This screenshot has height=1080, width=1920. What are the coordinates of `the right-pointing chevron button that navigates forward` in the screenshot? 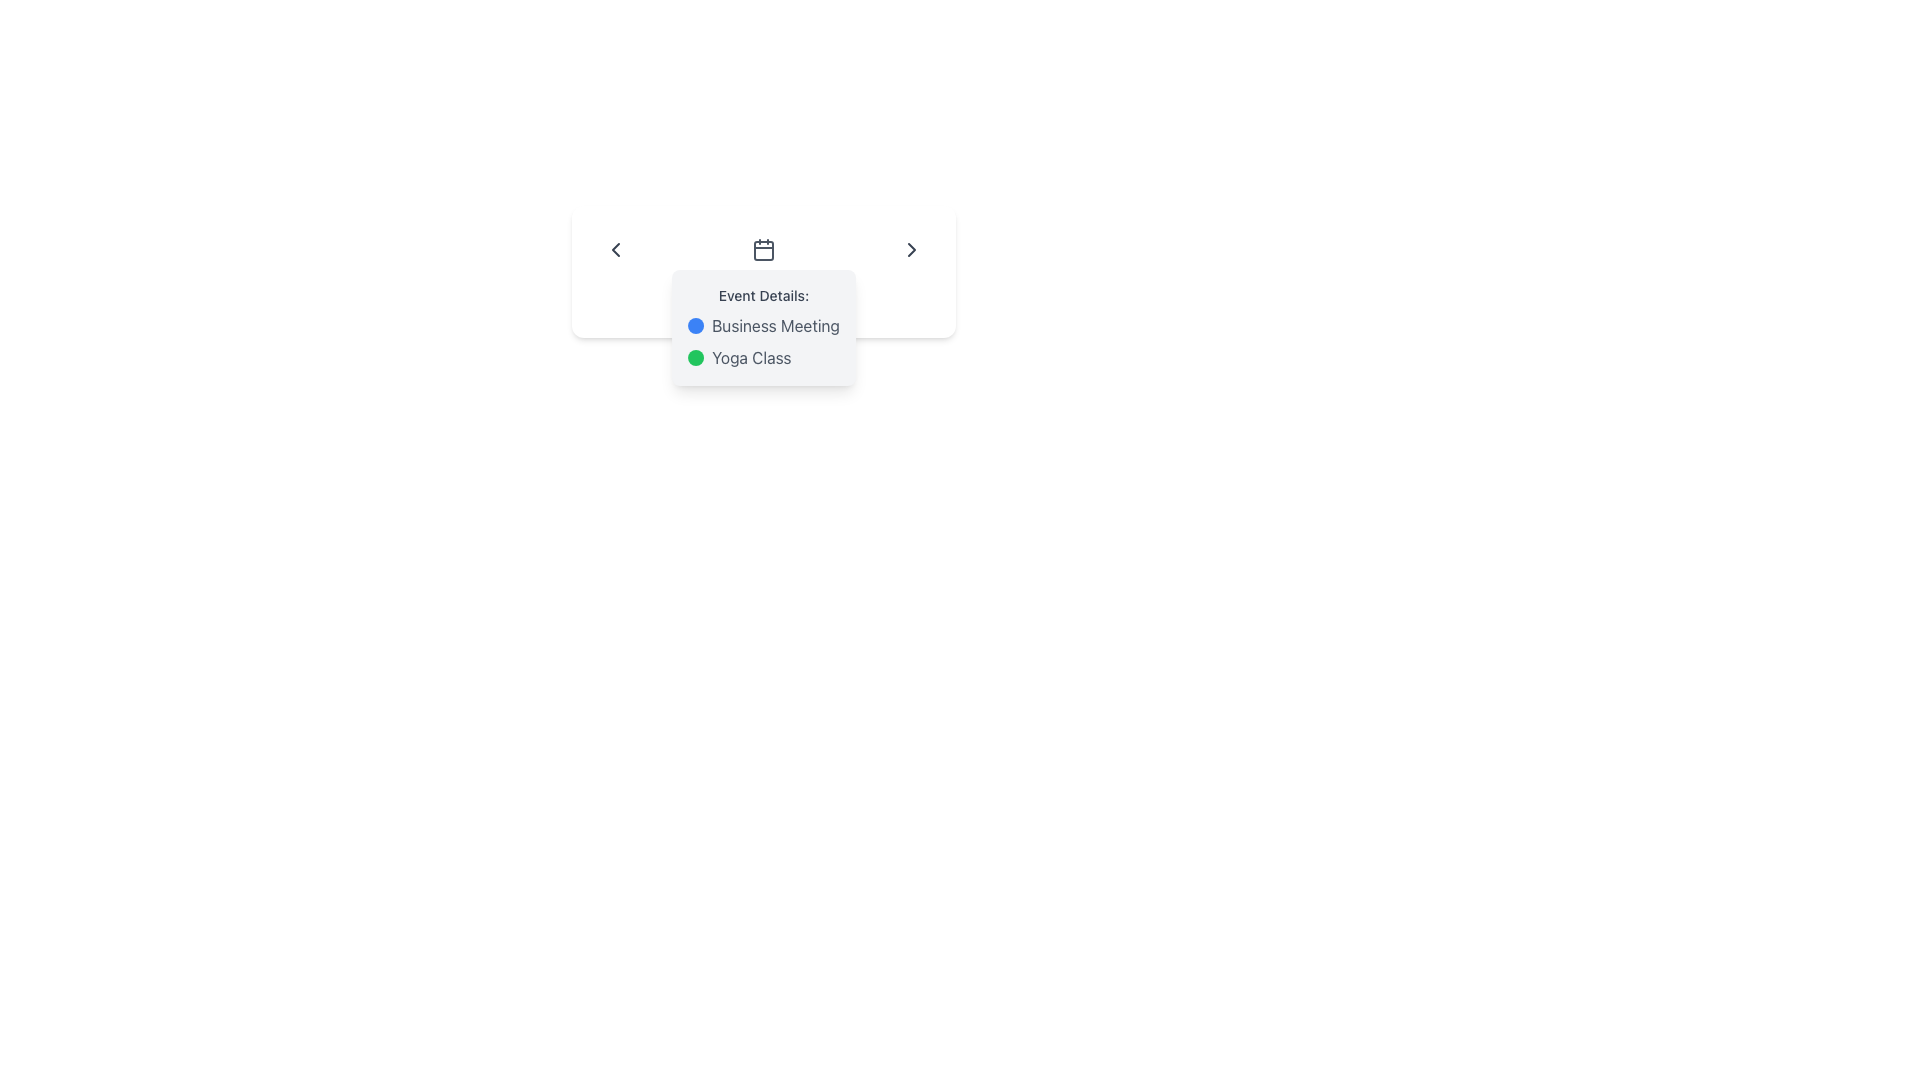 It's located at (911, 249).